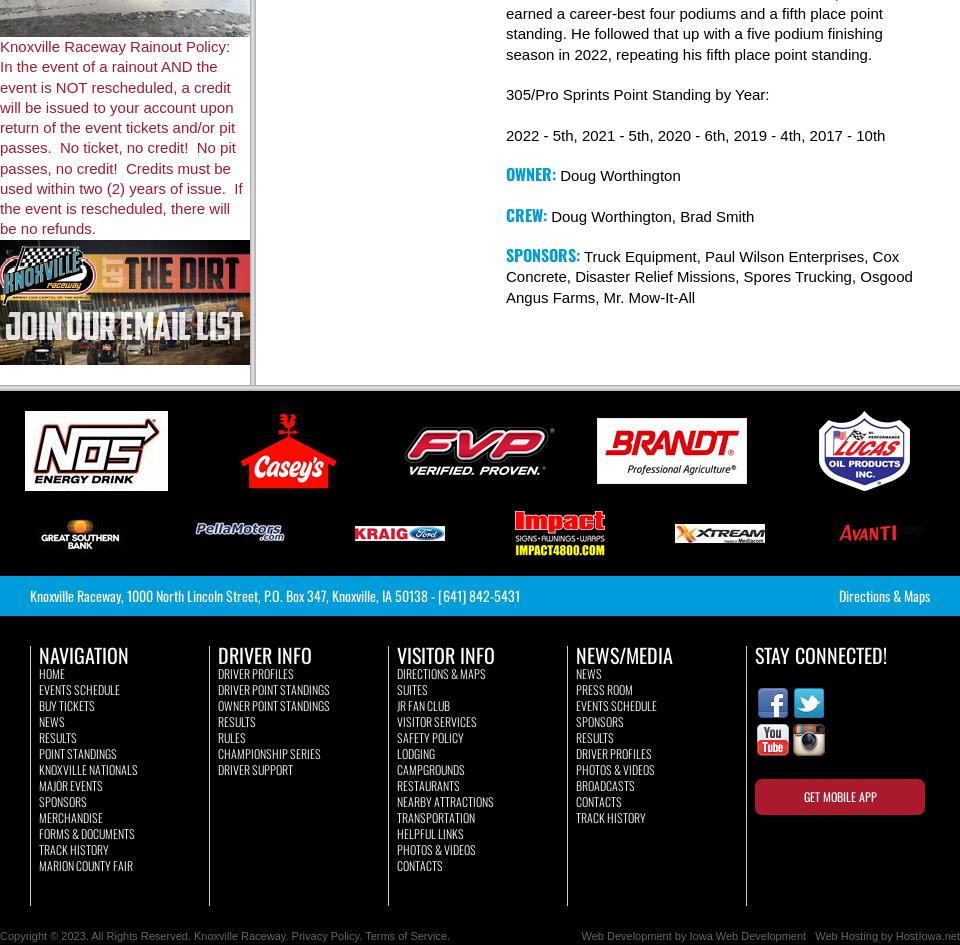 The width and height of the screenshot is (960, 945). What do you see at coordinates (839, 794) in the screenshot?
I see `'Get Mobile App'` at bounding box center [839, 794].